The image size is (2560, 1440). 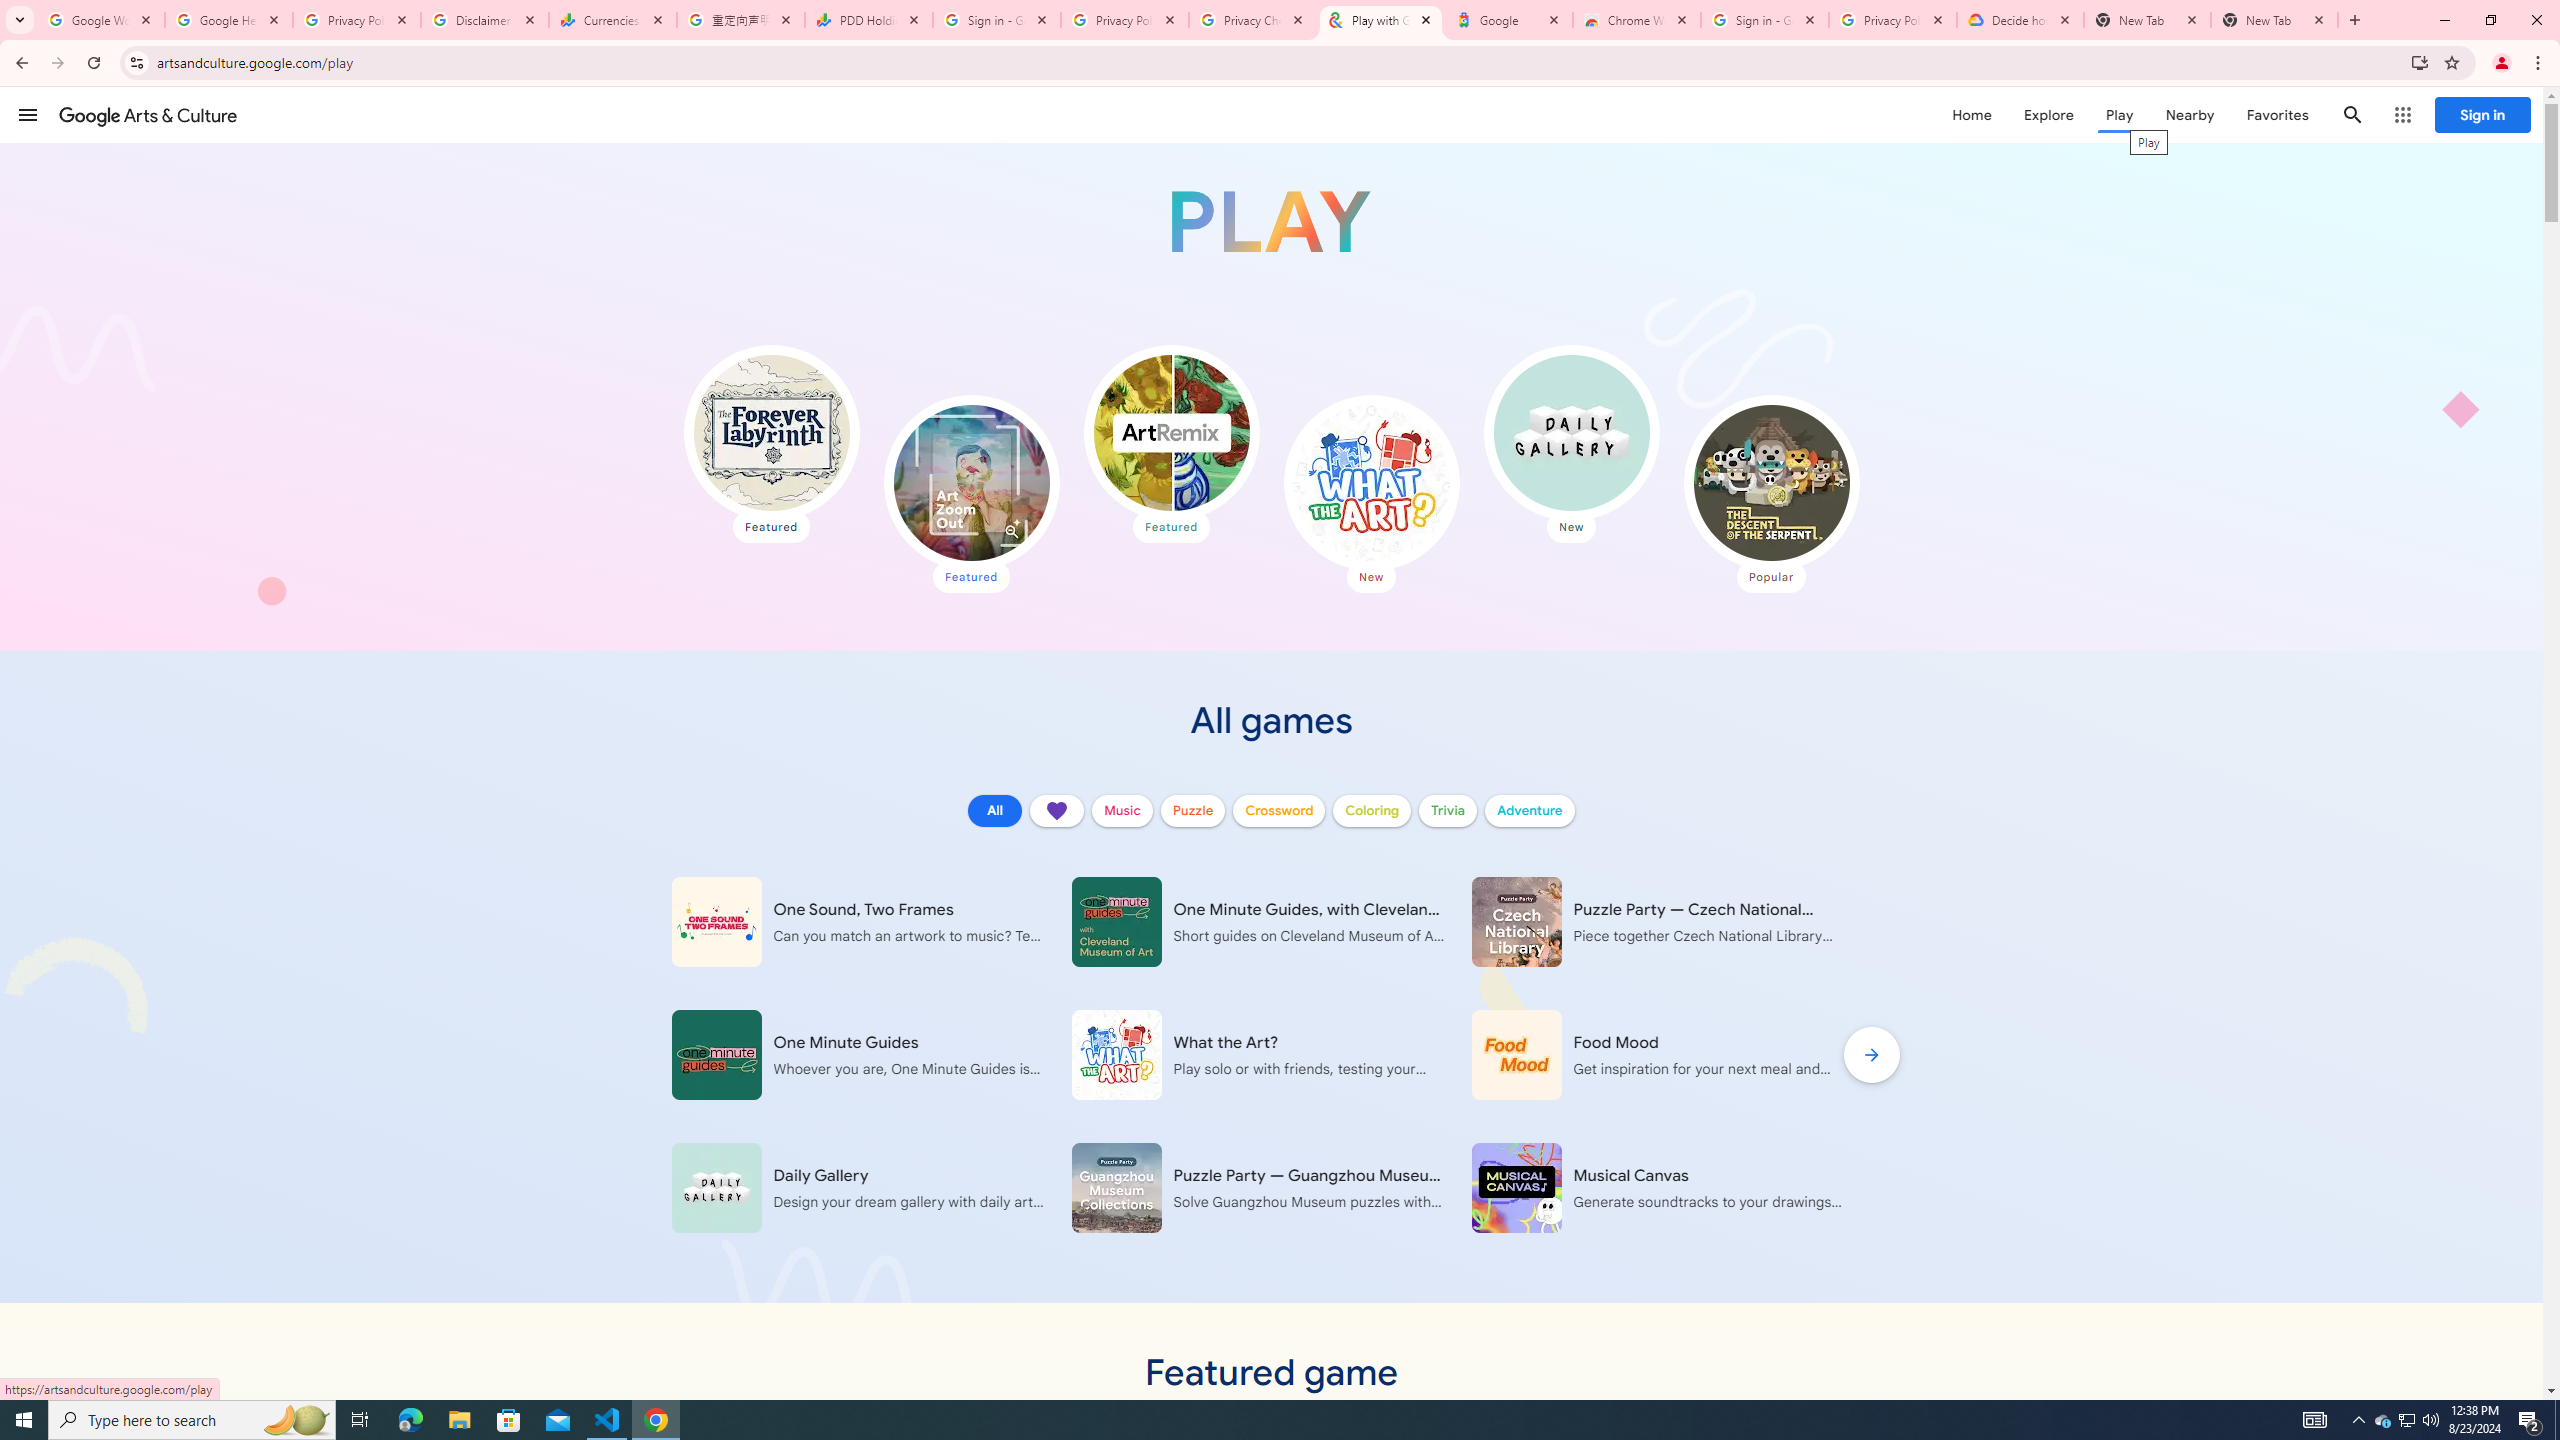 What do you see at coordinates (2047, 114) in the screenshot?
I see `'Explore'` at bounding box center [2047, 114].